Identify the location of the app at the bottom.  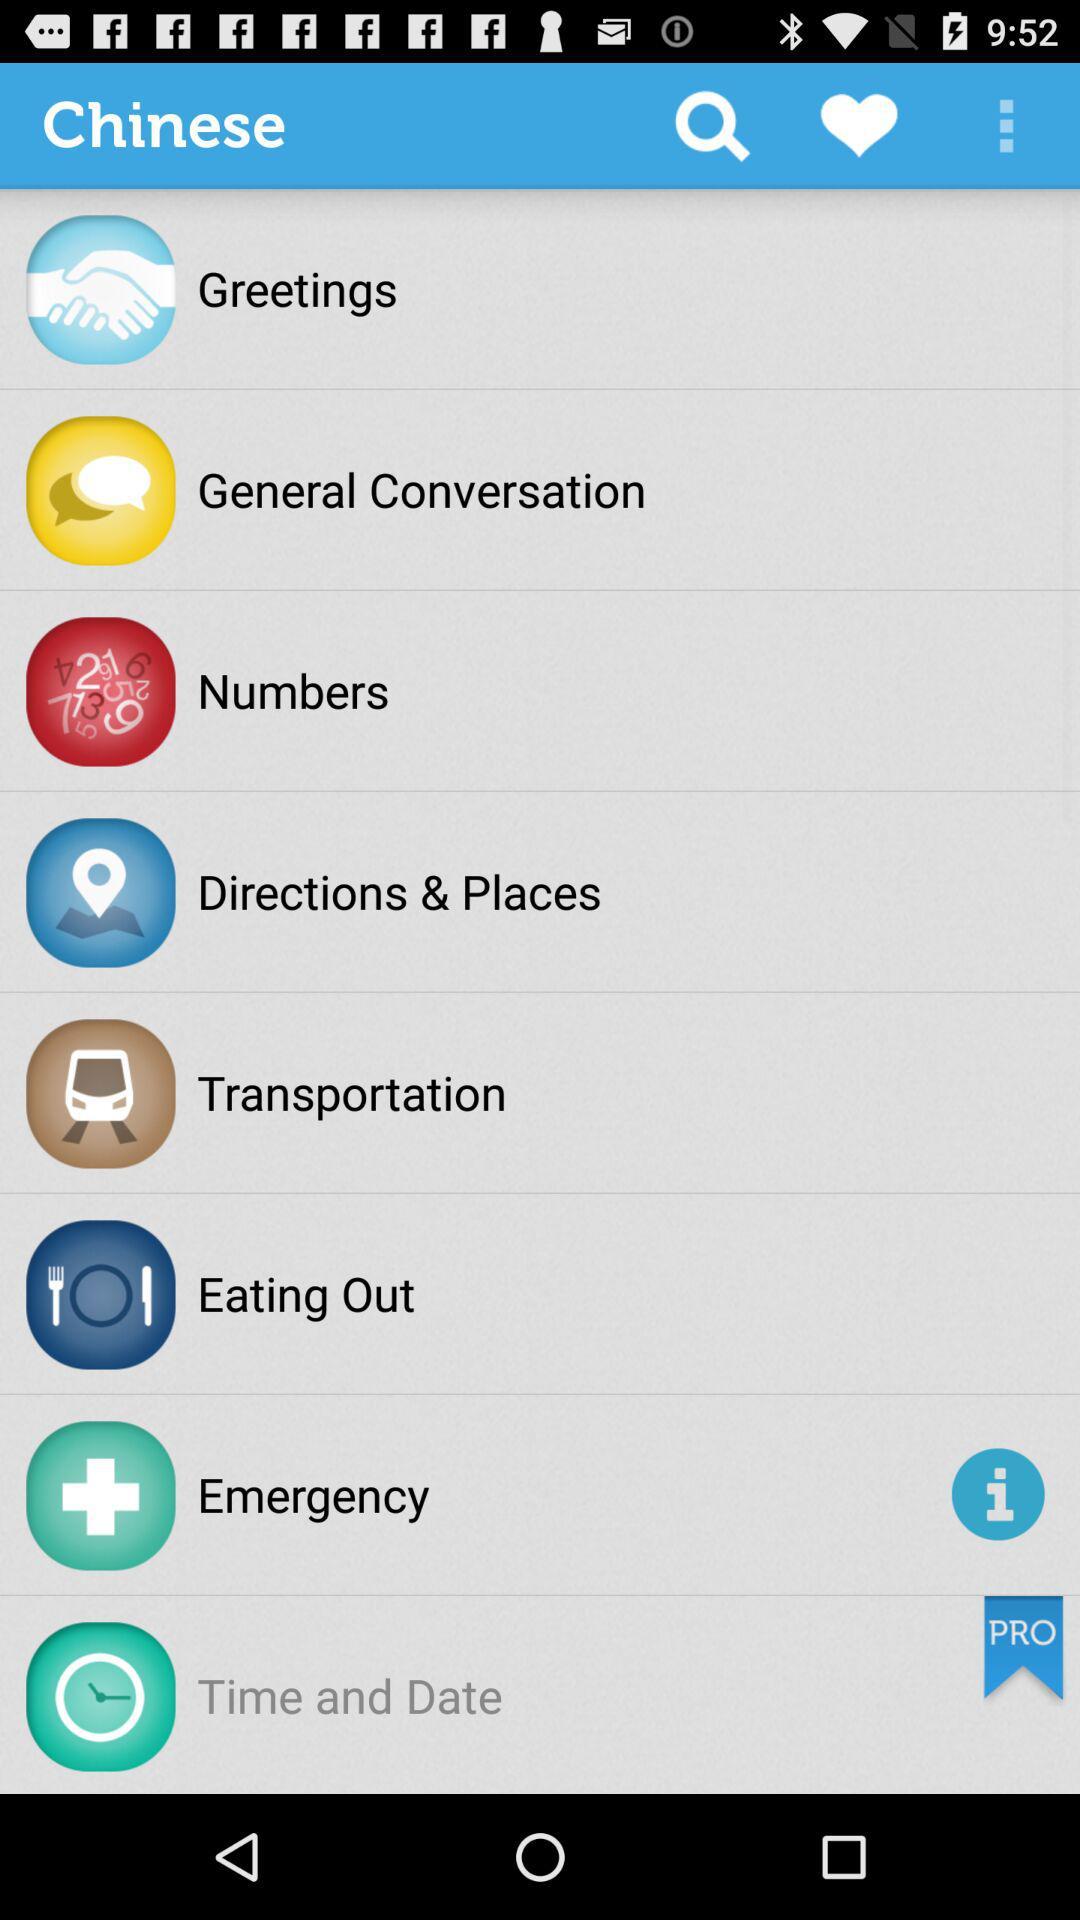
(570, 1494).